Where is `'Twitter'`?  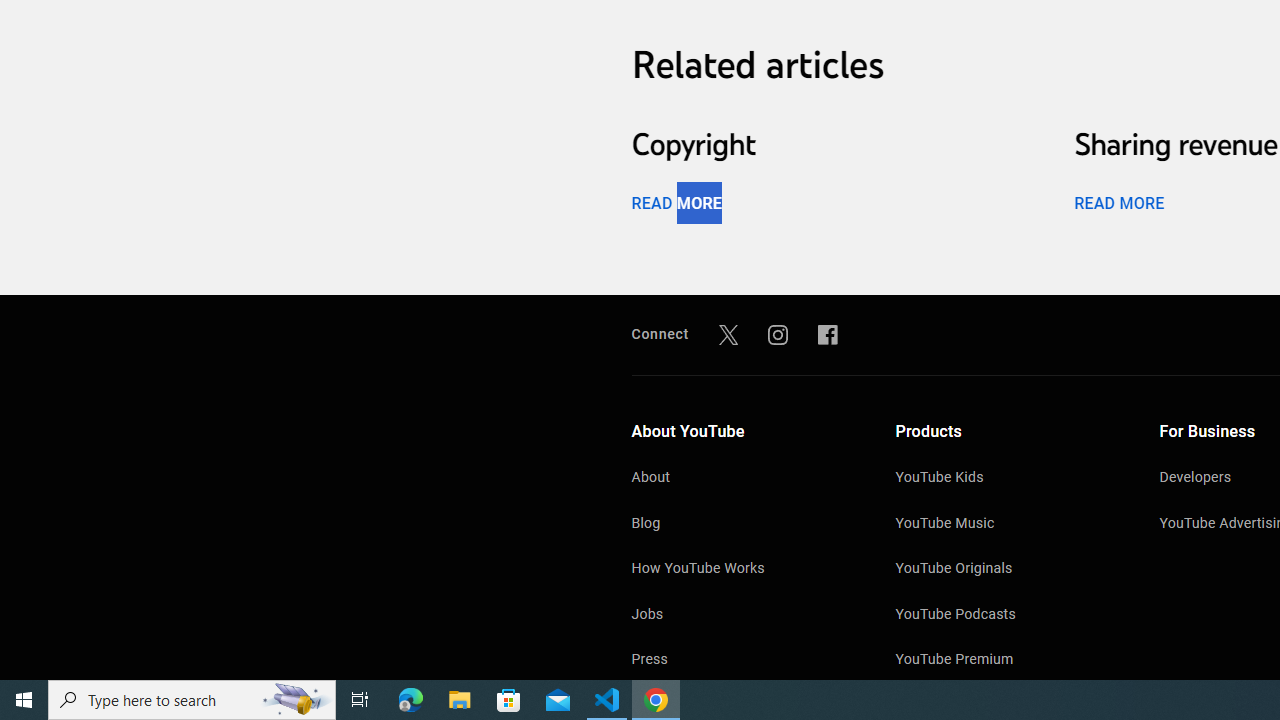 'Twitter' is located at coordinates (727, 333).